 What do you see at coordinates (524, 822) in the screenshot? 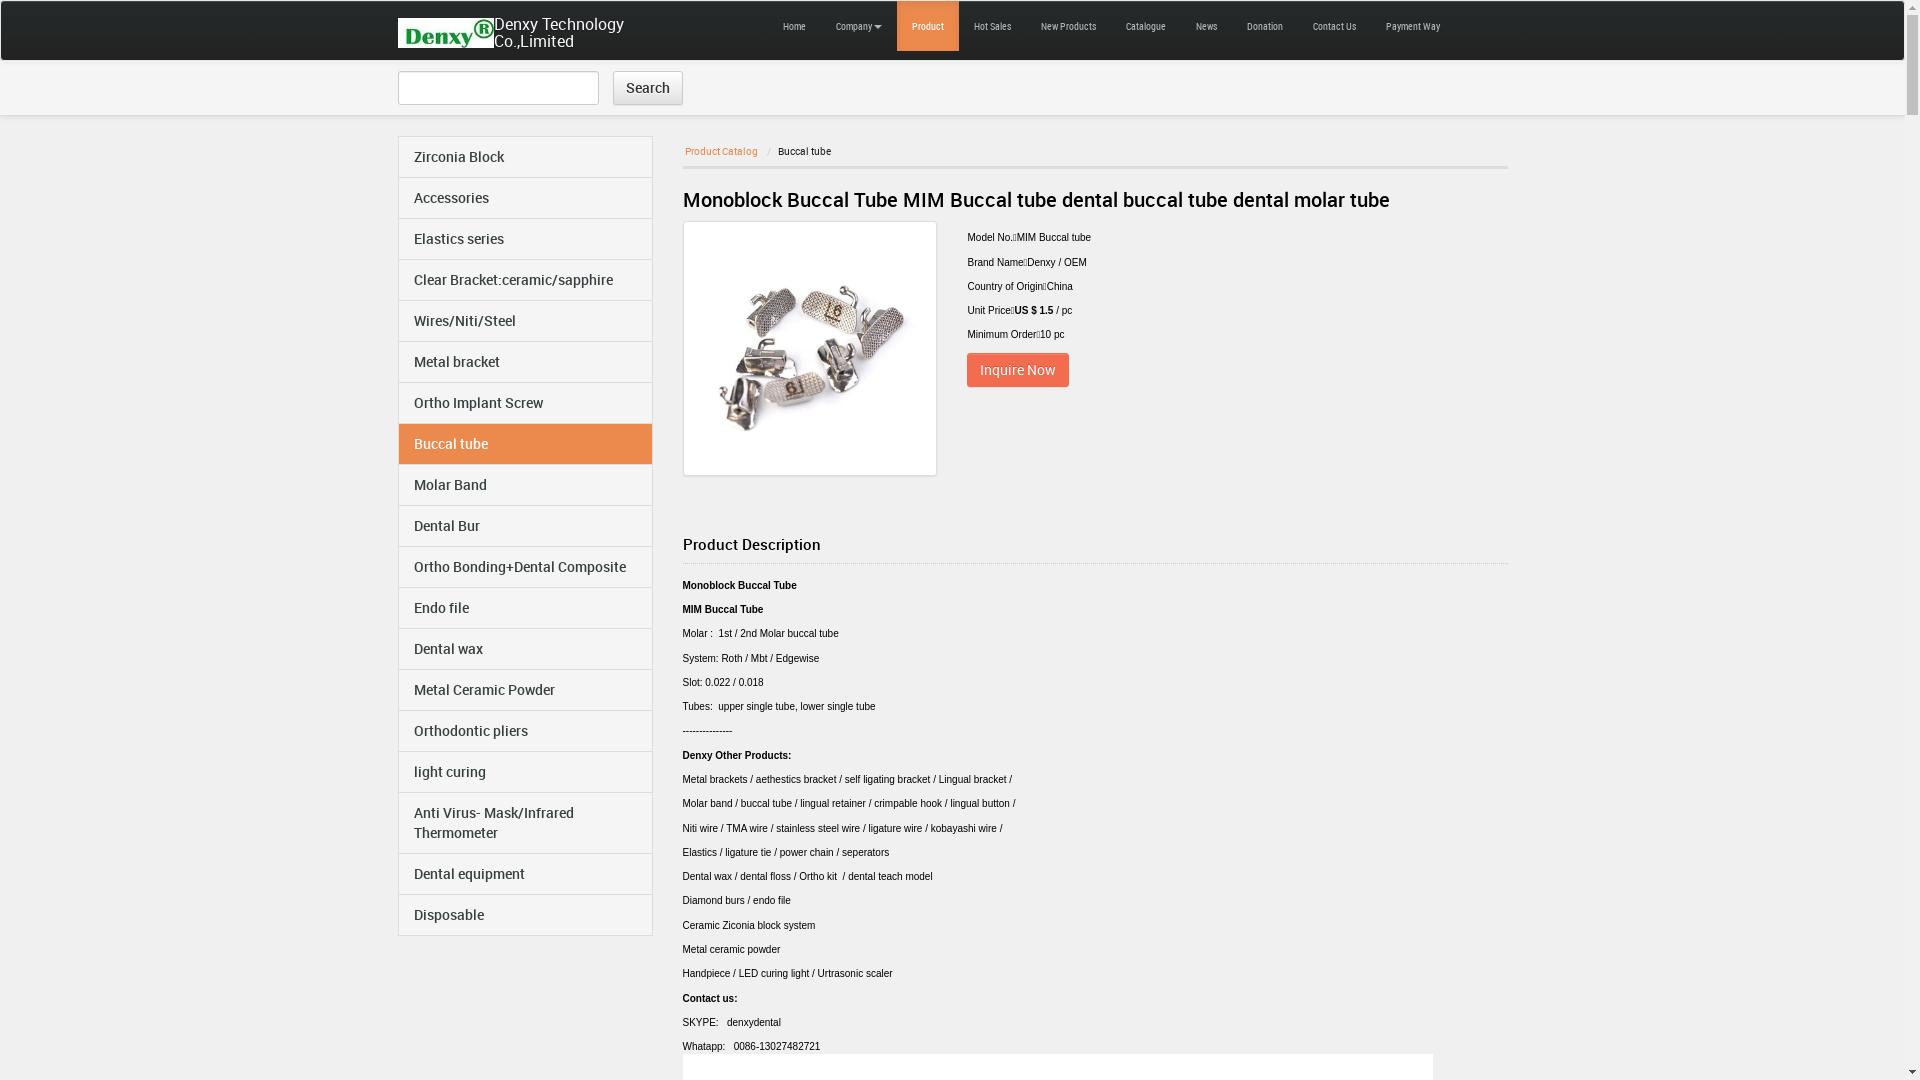
I see `'Anti Virus- Mask/Infrared Thermometer'` at bounding box center [524, 822].